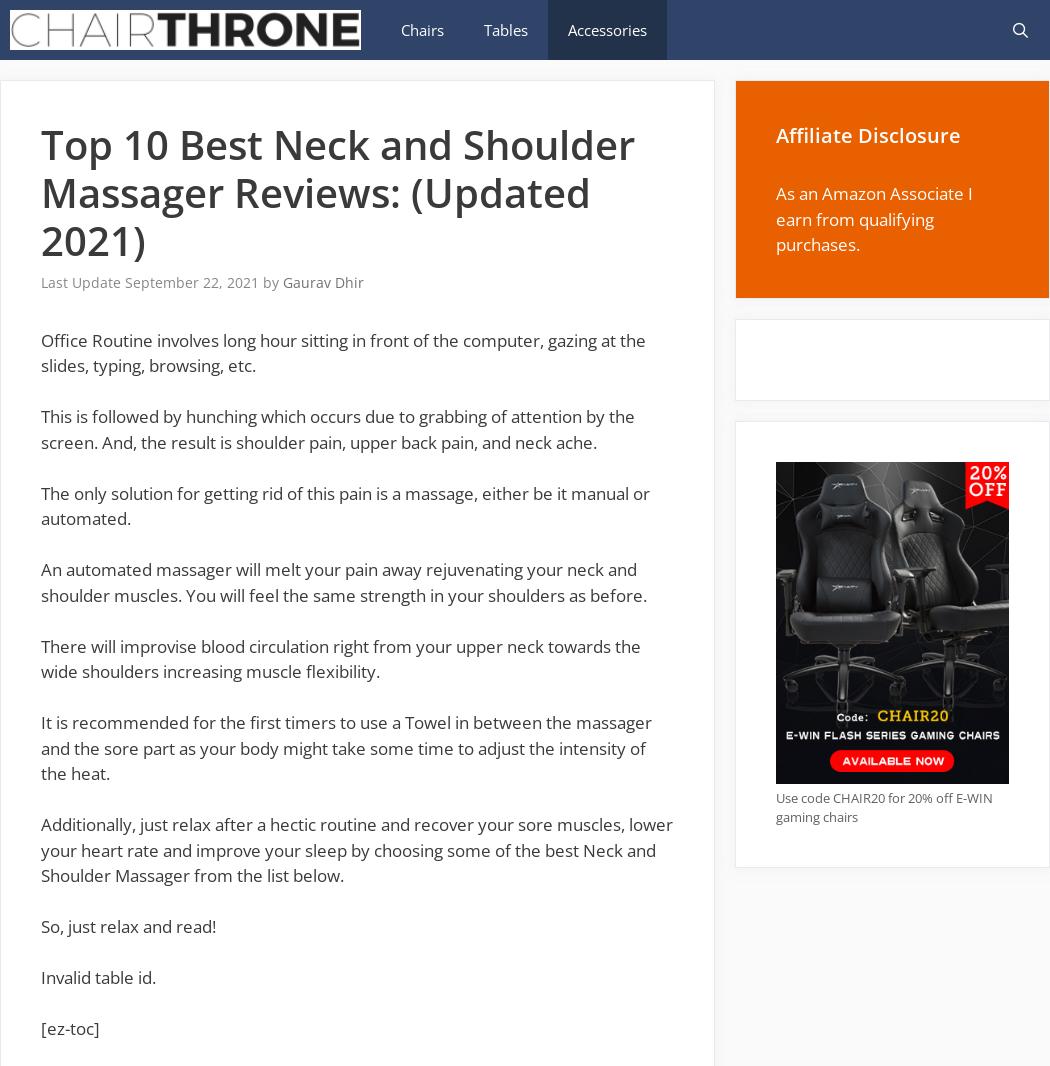  Describe the element at coordinates (345, 747) in the screenshot. I see `'It is recommended for the first timers to use a Towel in between the massager and the sore part as your body might take some time to adjust the intensity of the heat.'` at that location.